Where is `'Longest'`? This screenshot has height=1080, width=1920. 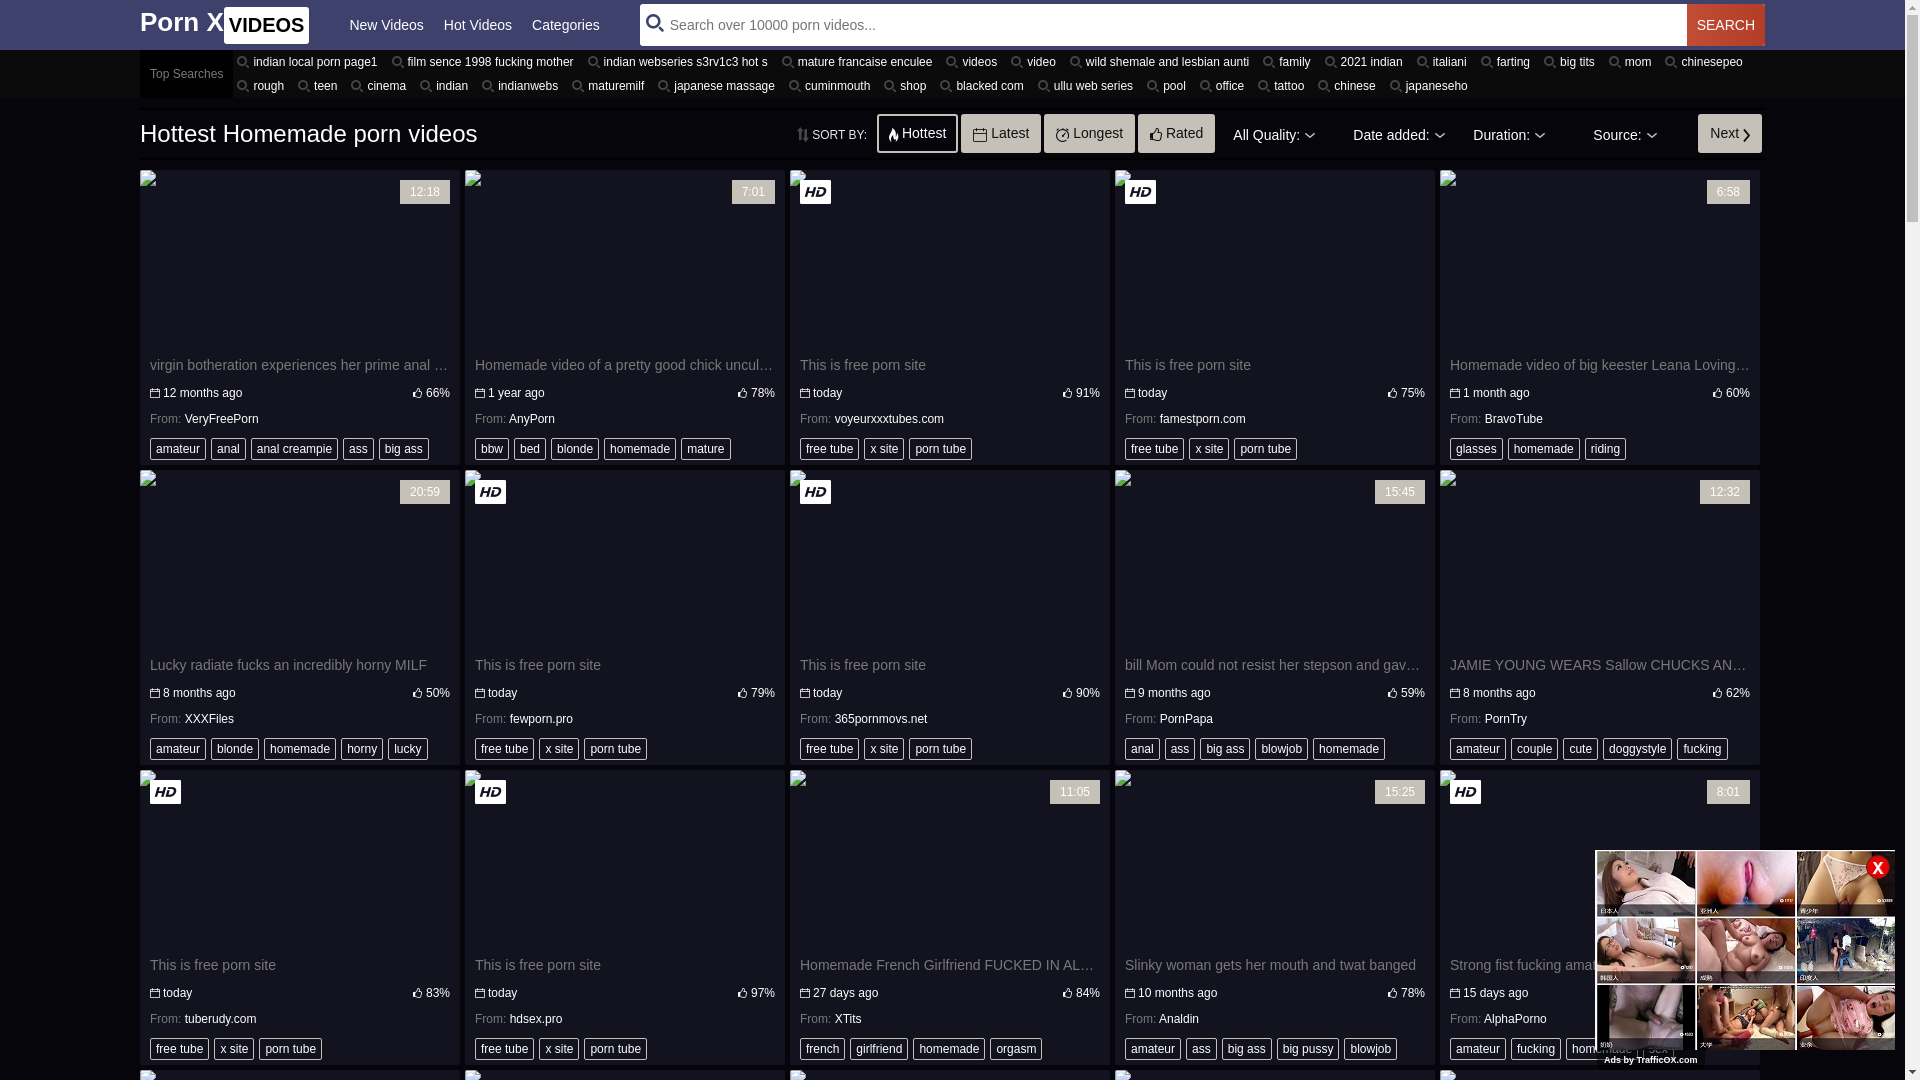
'Longest' is located at coordinates (1088, 132).